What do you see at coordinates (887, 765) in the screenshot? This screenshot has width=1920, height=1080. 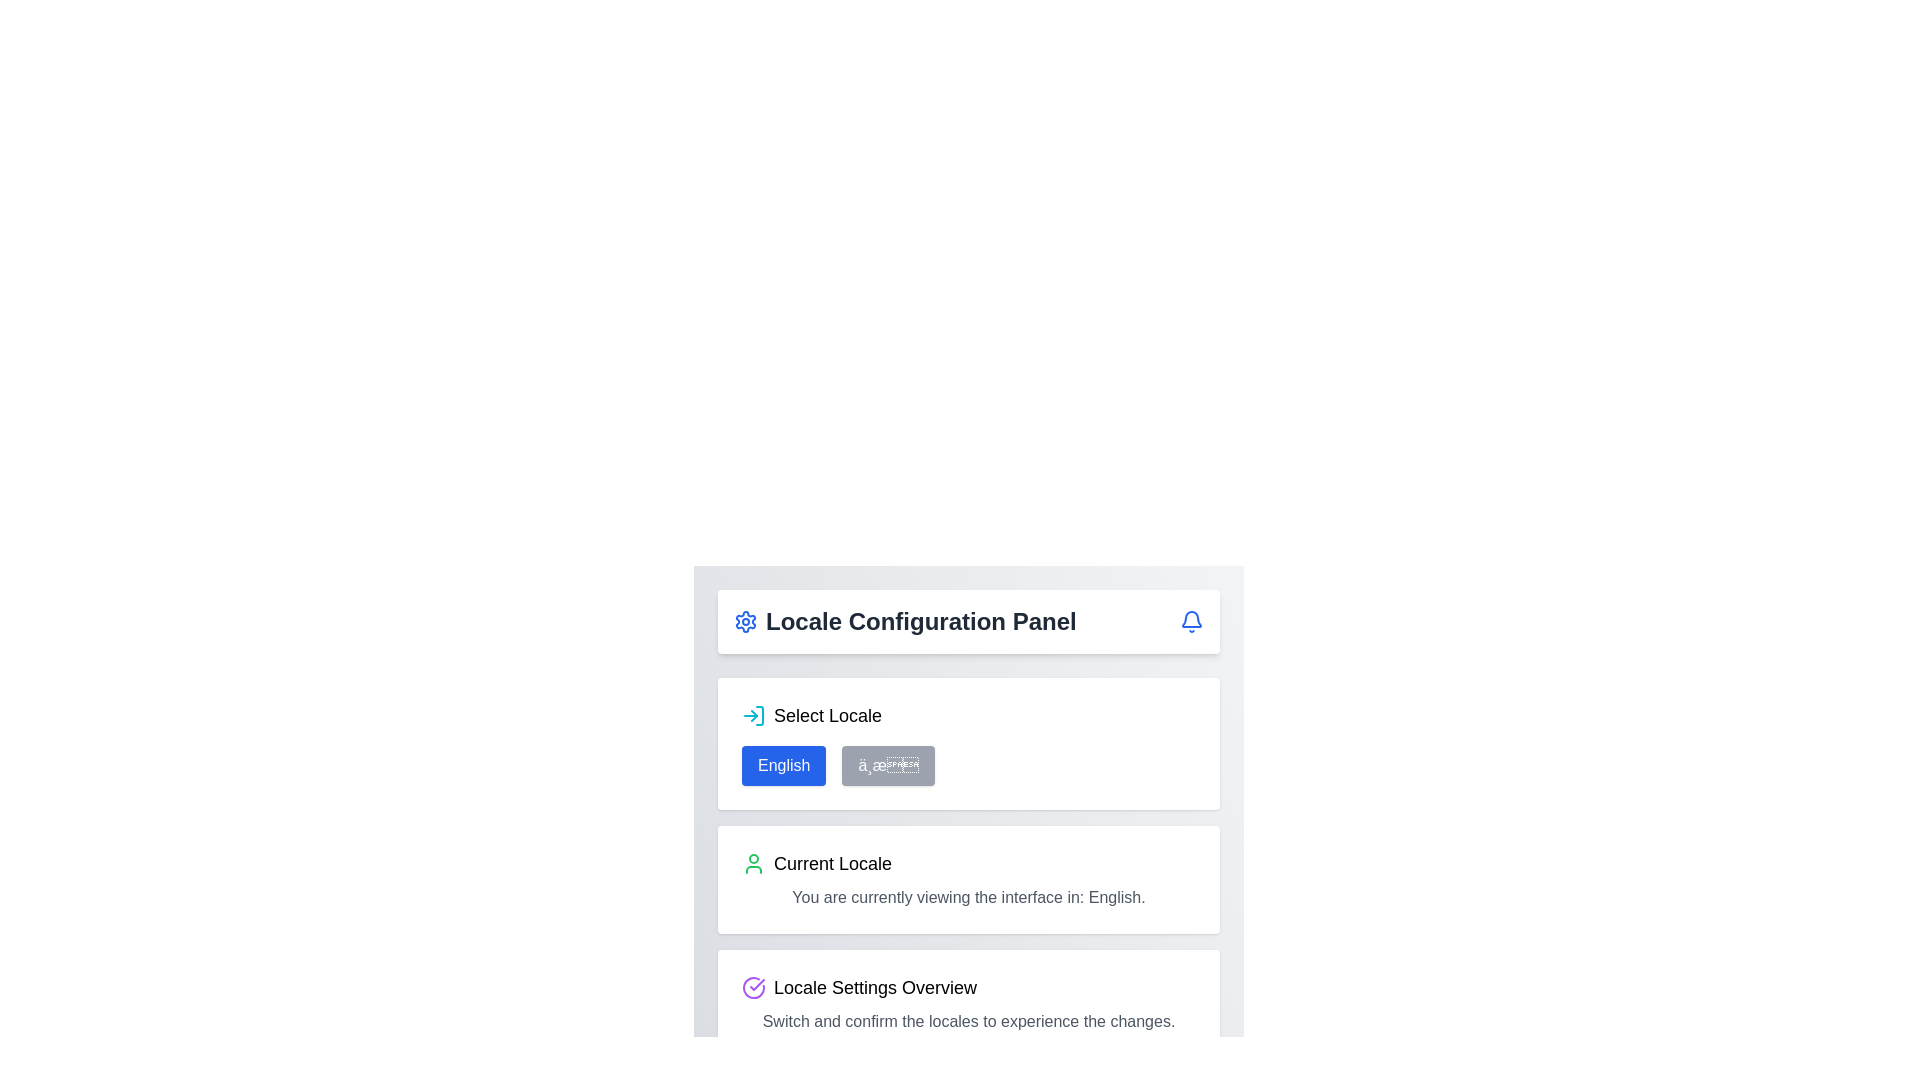 I see `the language switch button located to the right of the 'English' button in the 'Select Locale' section` at bounding box center [887, 765].